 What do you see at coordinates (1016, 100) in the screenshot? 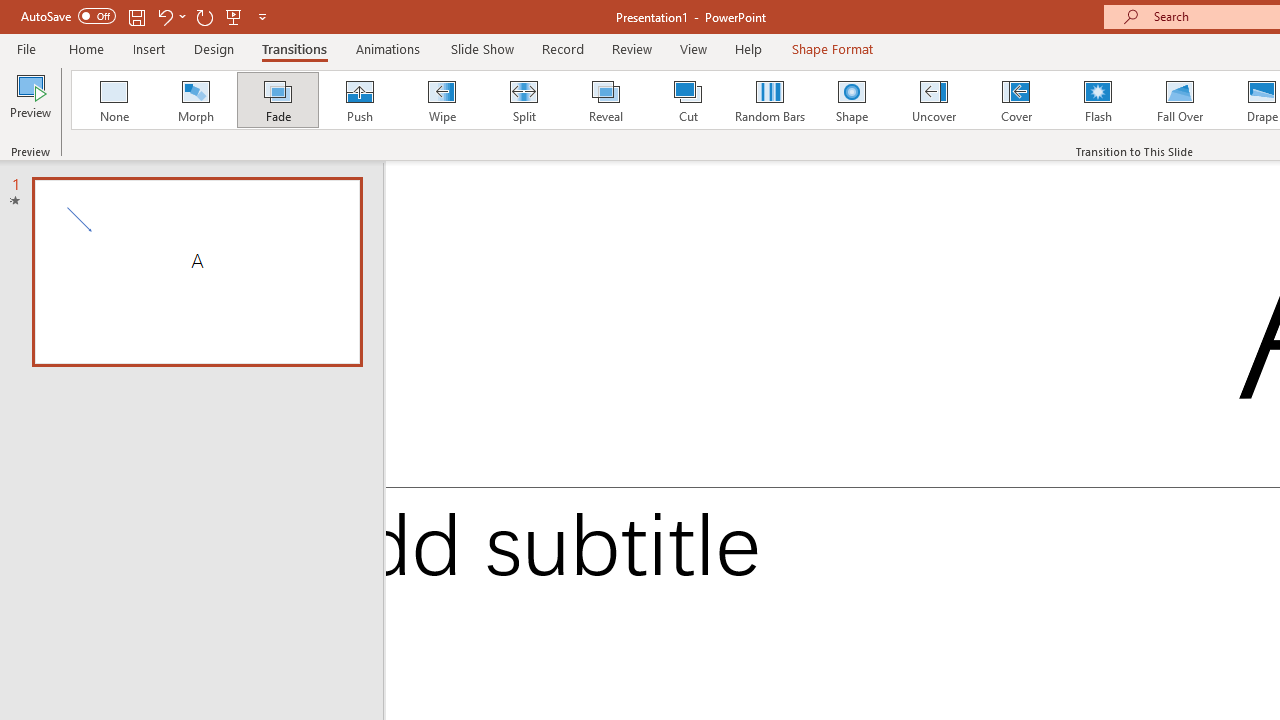
I see `'Cover'` at bounding box center [1016, 100].